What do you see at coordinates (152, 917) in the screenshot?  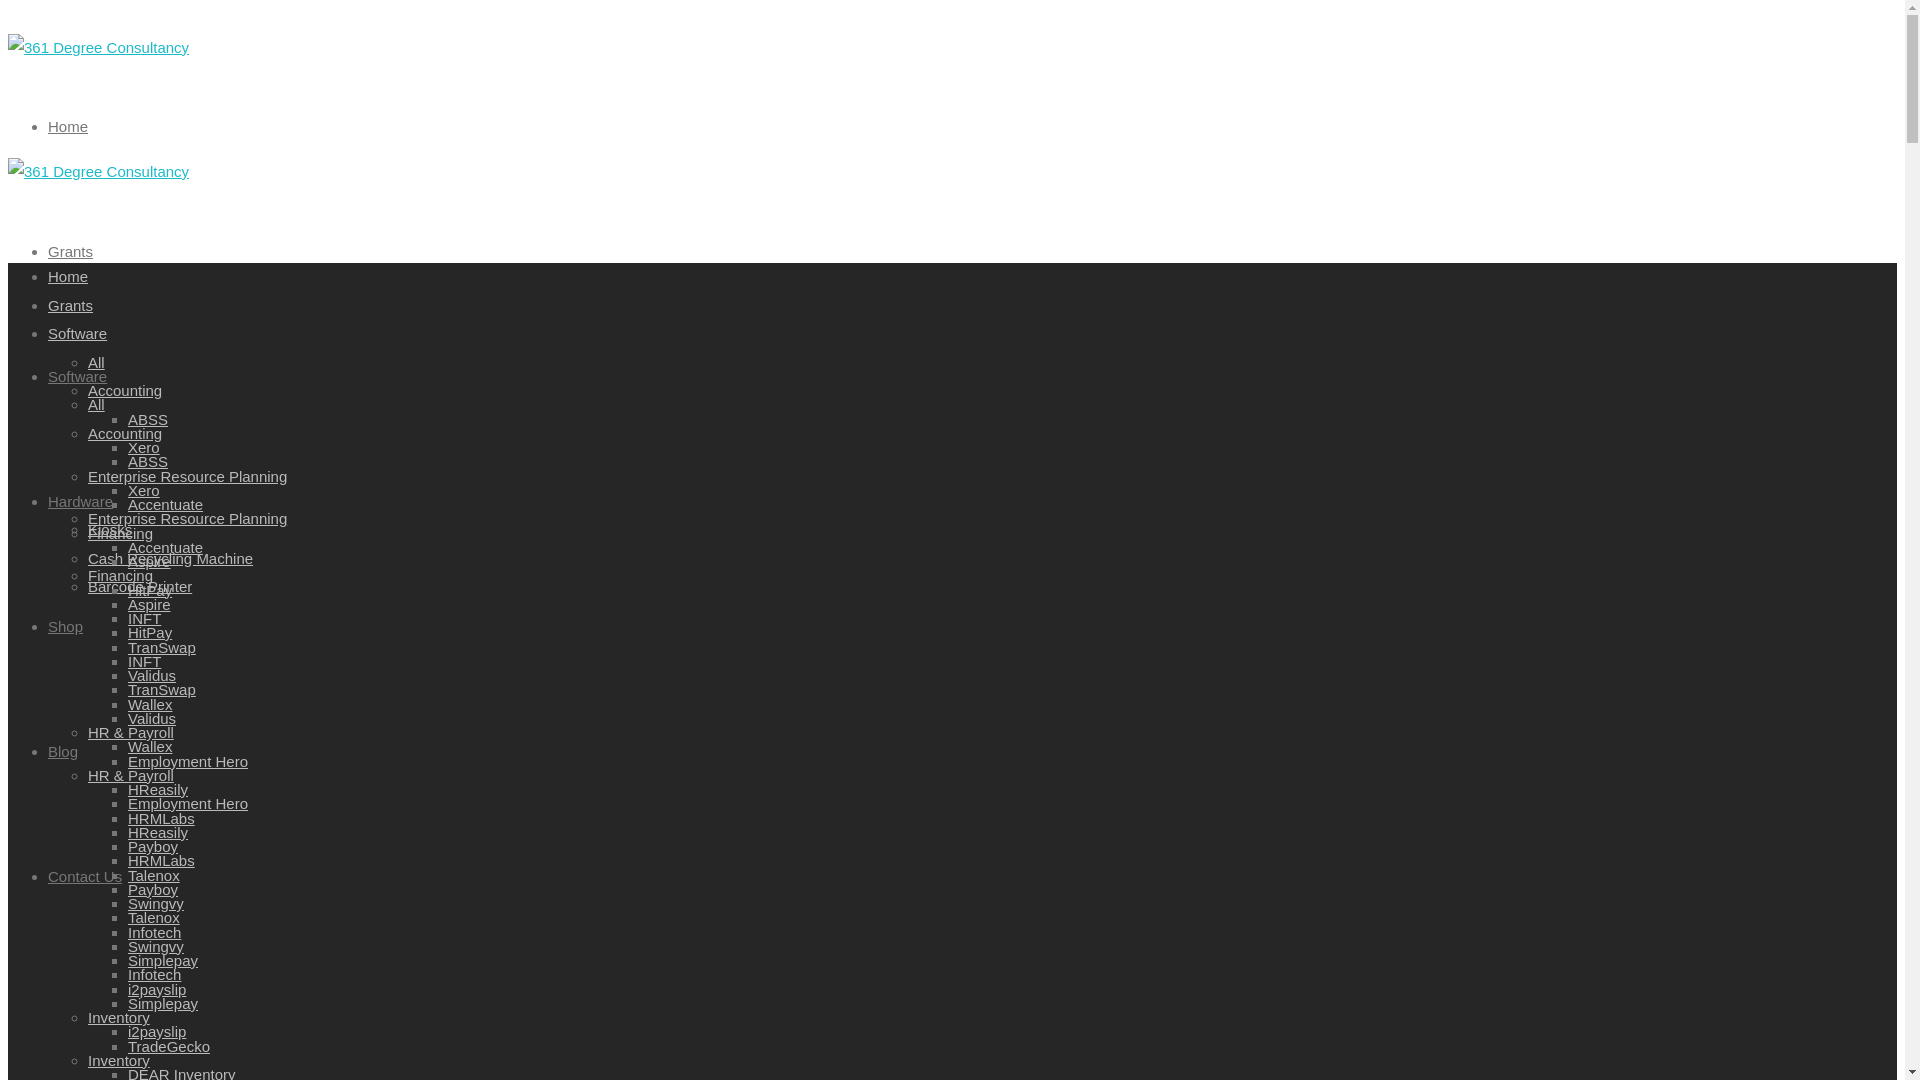 I see `'Talenox'` at bounding box center [152, 917].